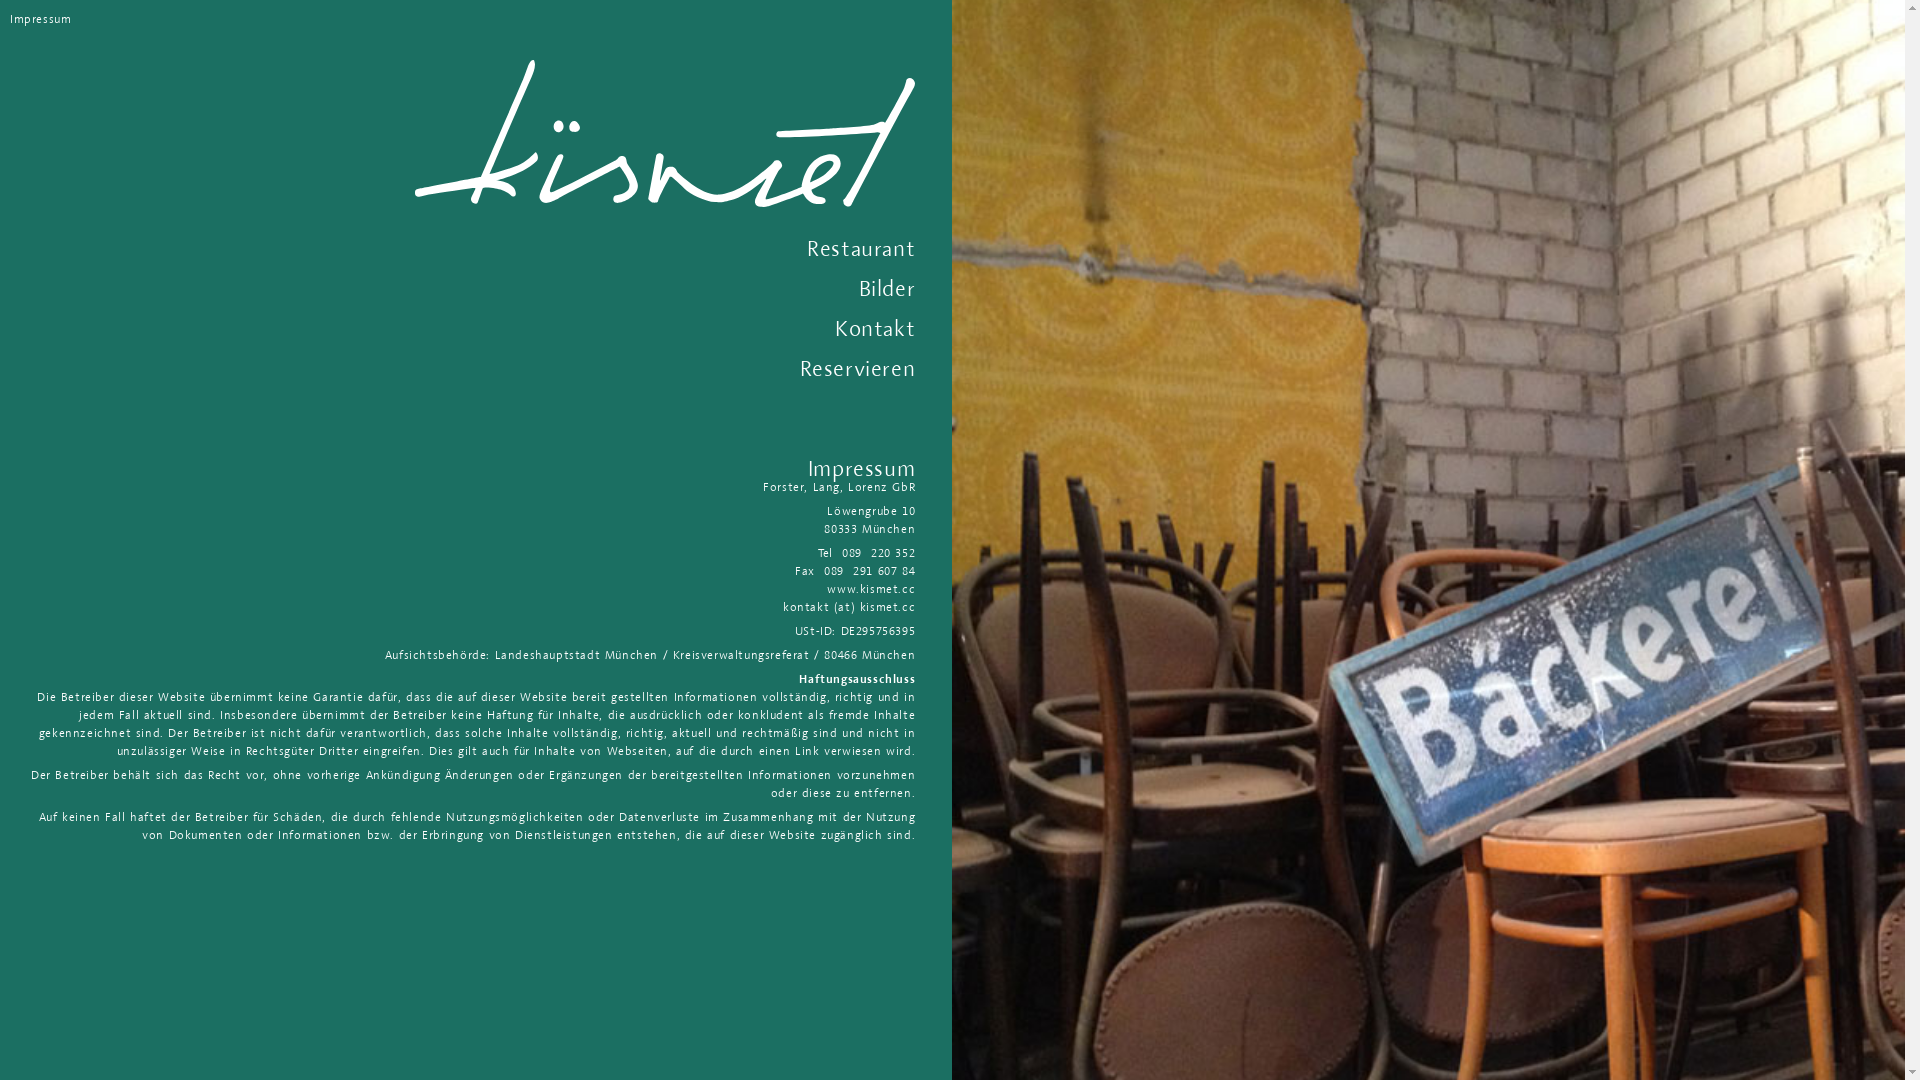 The image size is (1920, 1080). Describe the element at coordinates (19, 58) in the screenshot. I see `'Skip to content'` at that location.